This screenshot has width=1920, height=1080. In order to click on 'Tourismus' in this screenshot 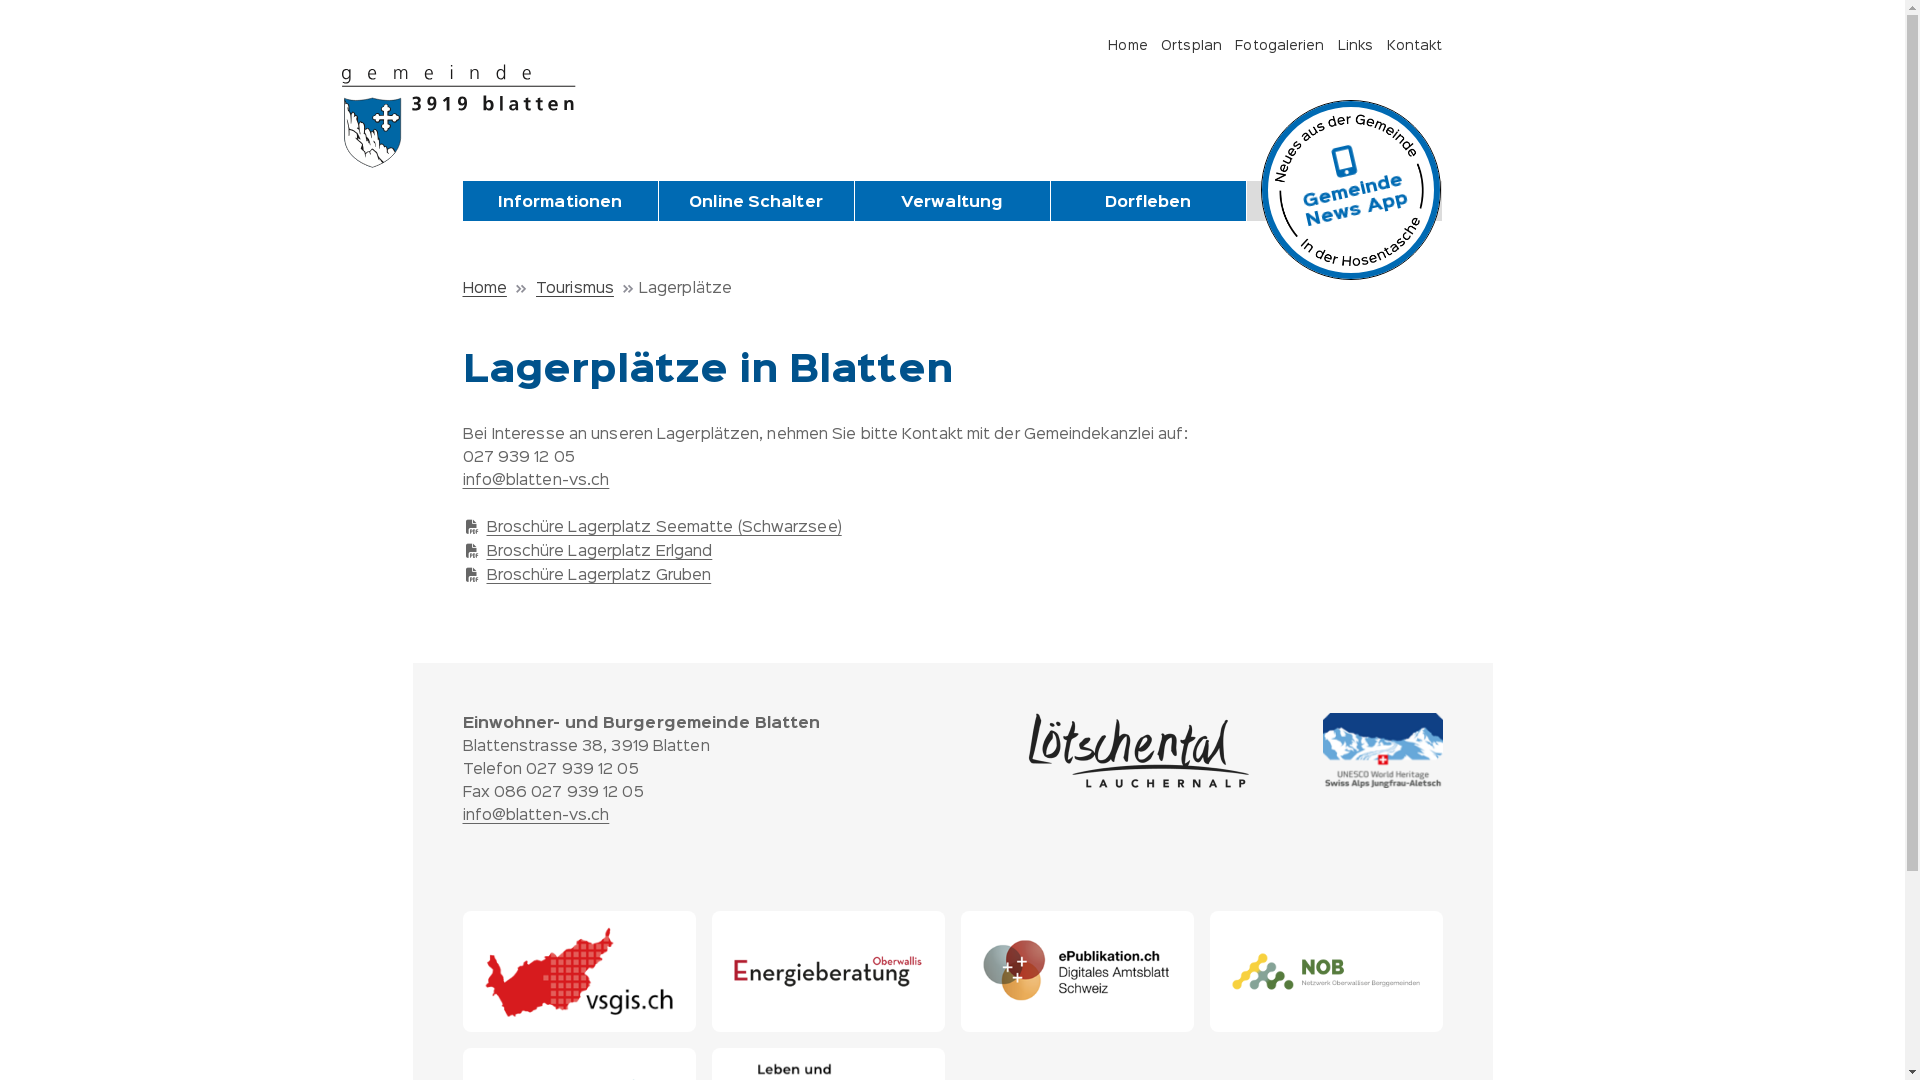, I will do `click(586, 289)`.